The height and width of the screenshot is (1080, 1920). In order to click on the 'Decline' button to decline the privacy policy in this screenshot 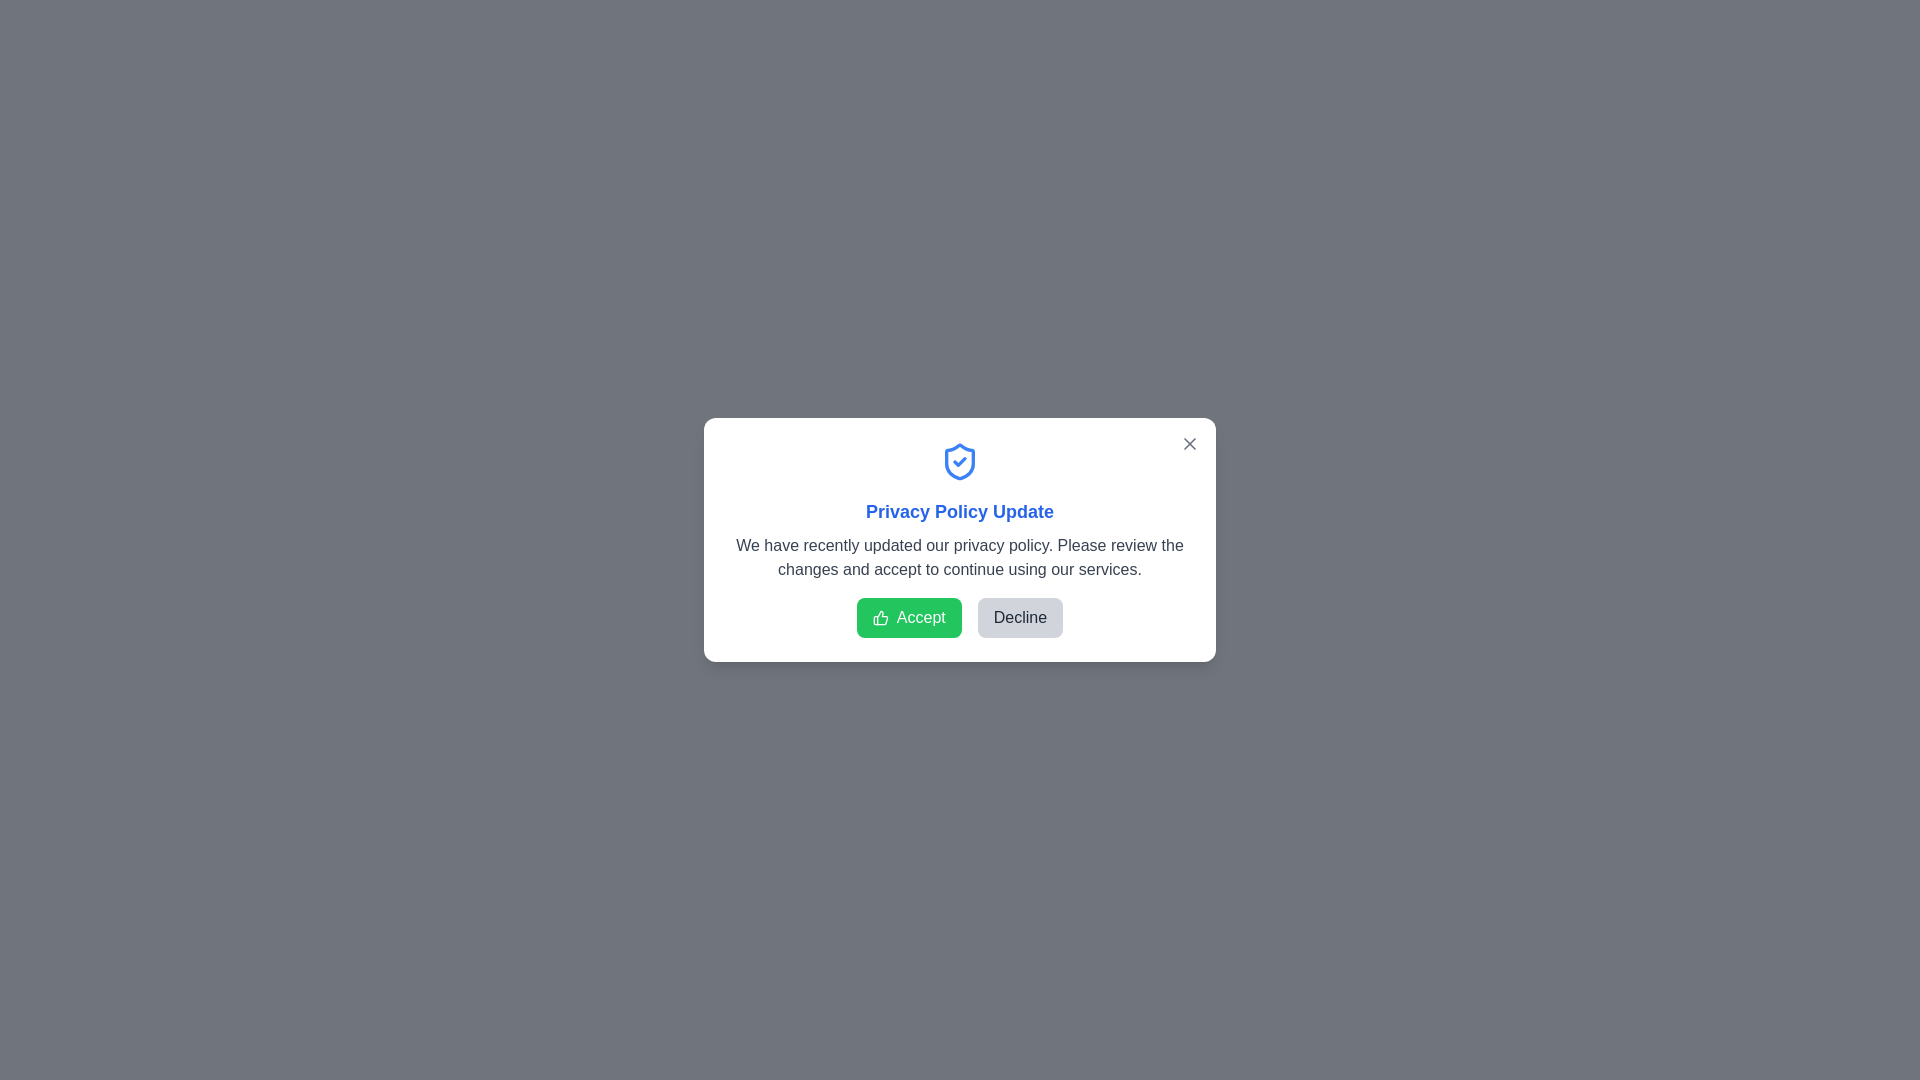, I will do `click(1019, 616)`.